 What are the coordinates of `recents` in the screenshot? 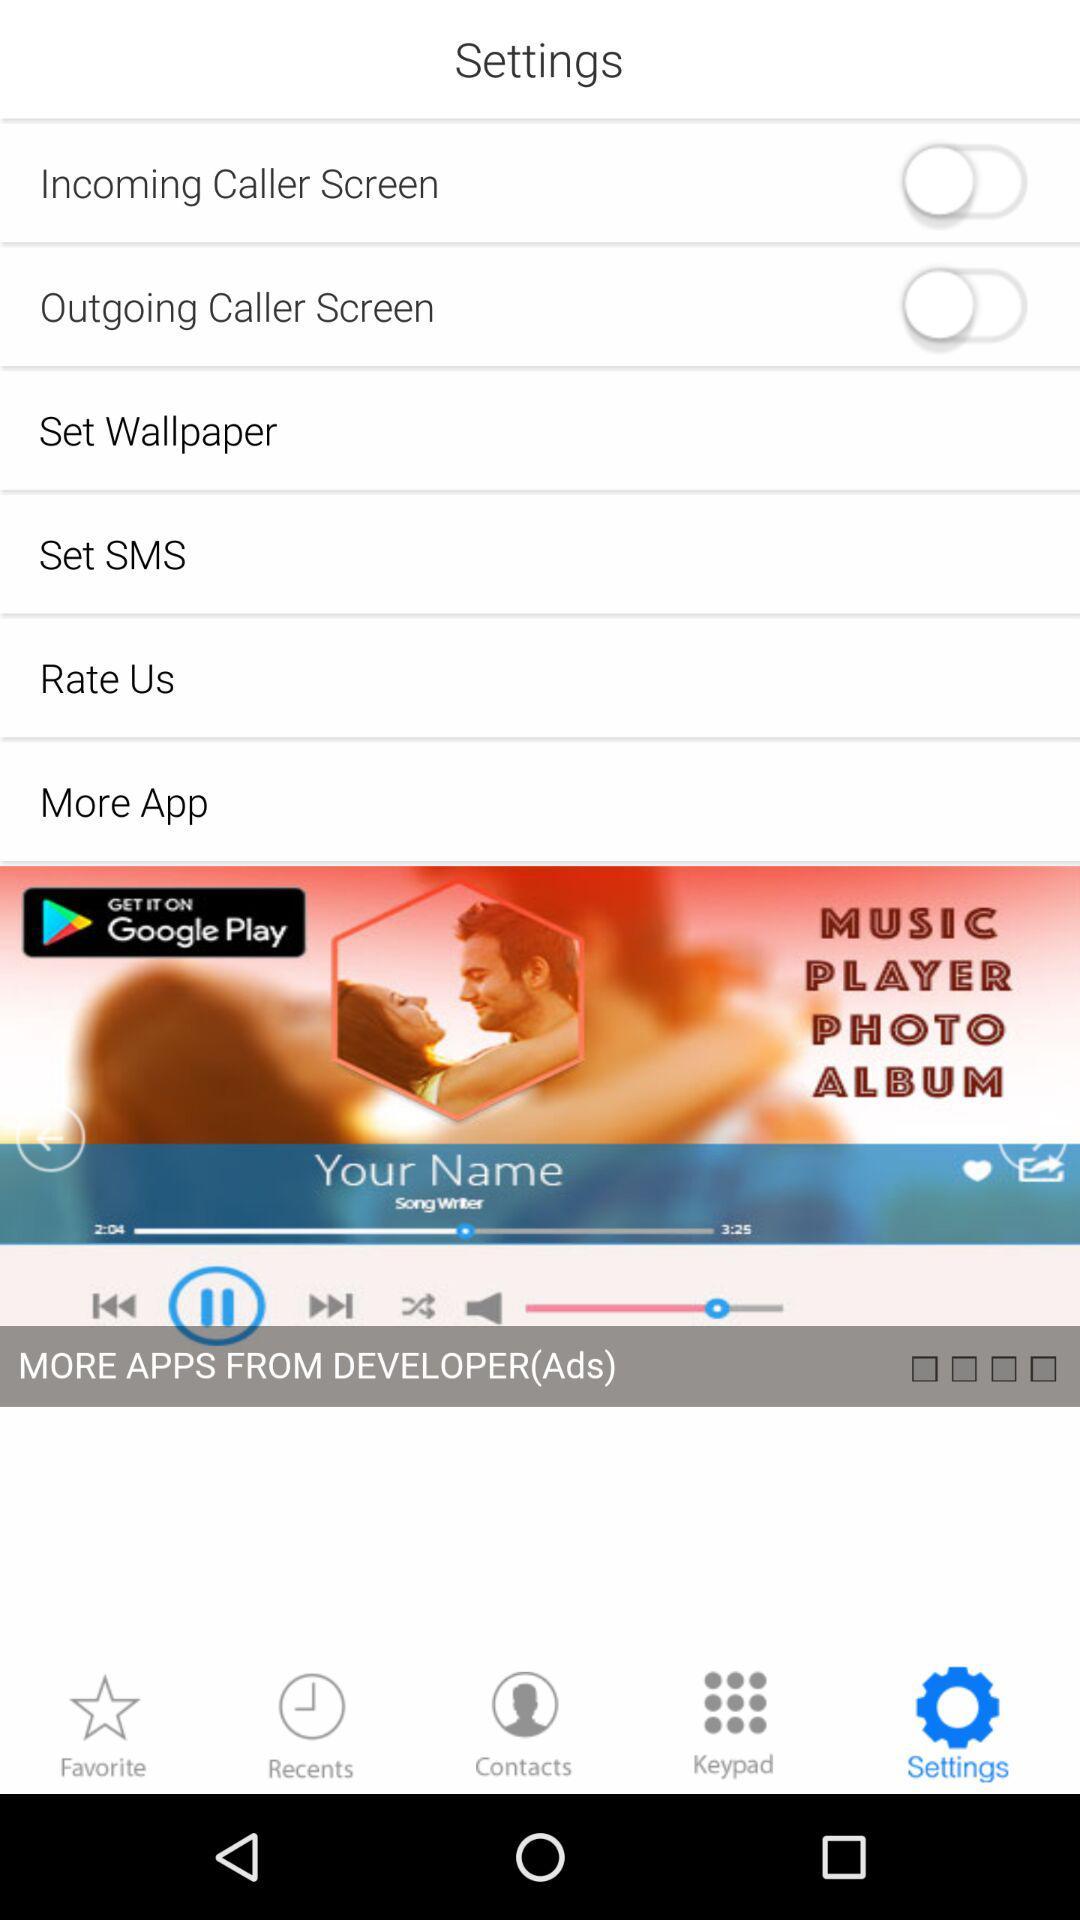 It's located at (311, 1723).